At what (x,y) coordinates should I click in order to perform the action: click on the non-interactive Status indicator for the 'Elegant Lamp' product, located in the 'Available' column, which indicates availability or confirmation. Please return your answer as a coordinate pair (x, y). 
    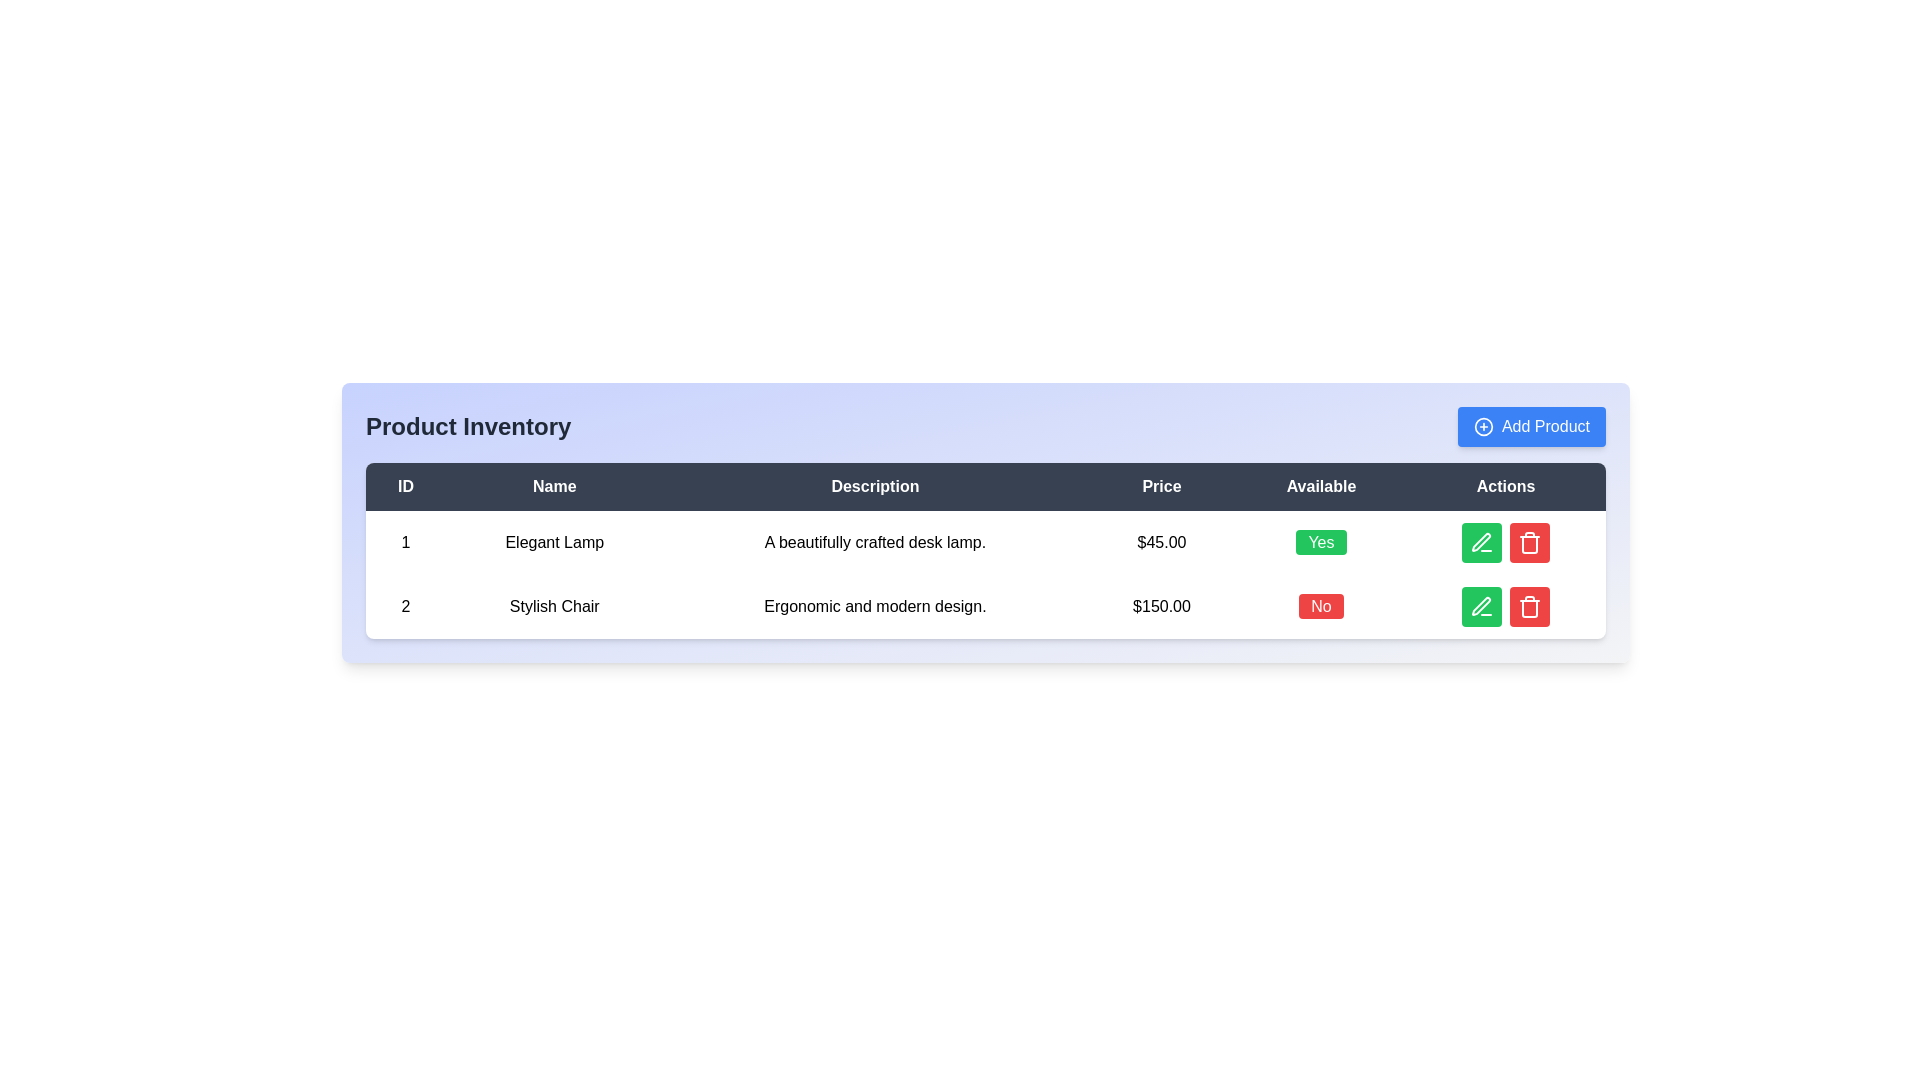
    Looking at the image, I should click on (1321, 542).